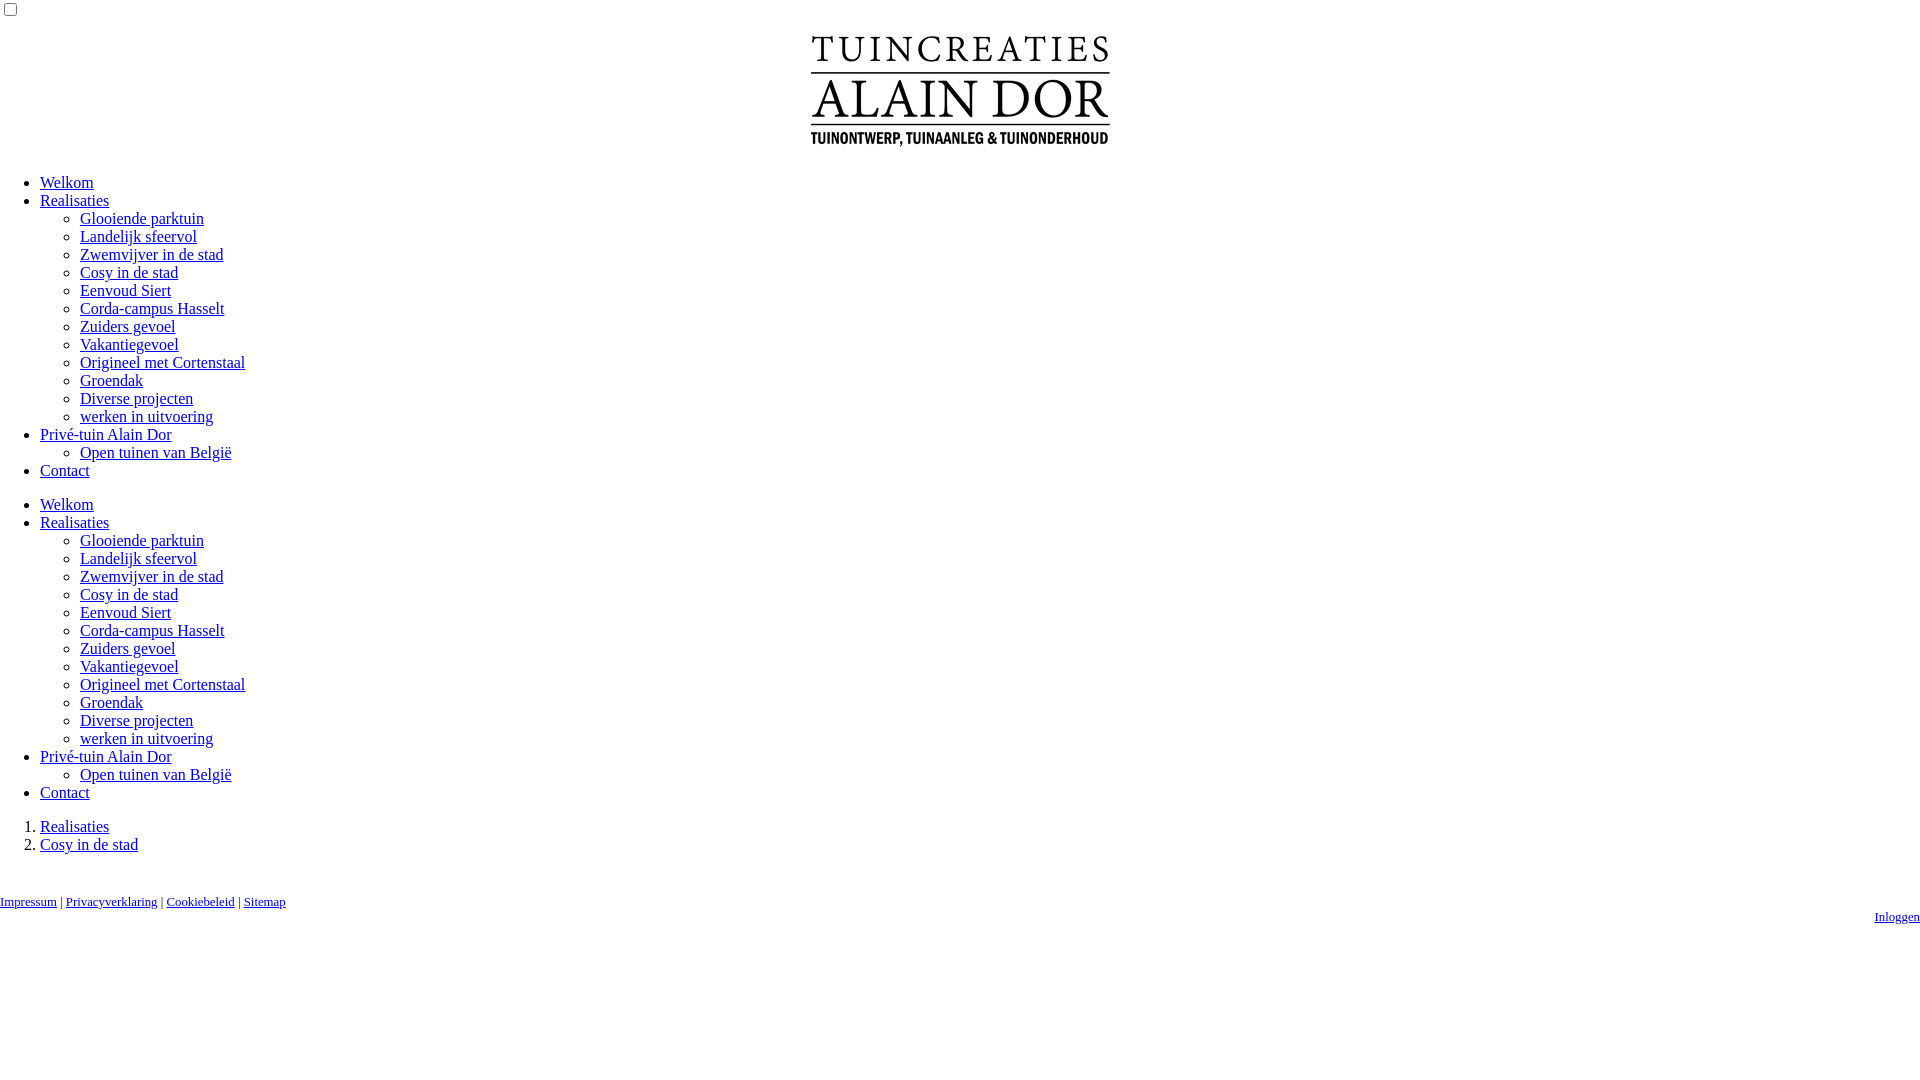 Image resolution: width=1920 pixels, height=1080 pixels. Describe the element at coordinates (65, 791) in the screenshot. I see `'Contact'` at that location.